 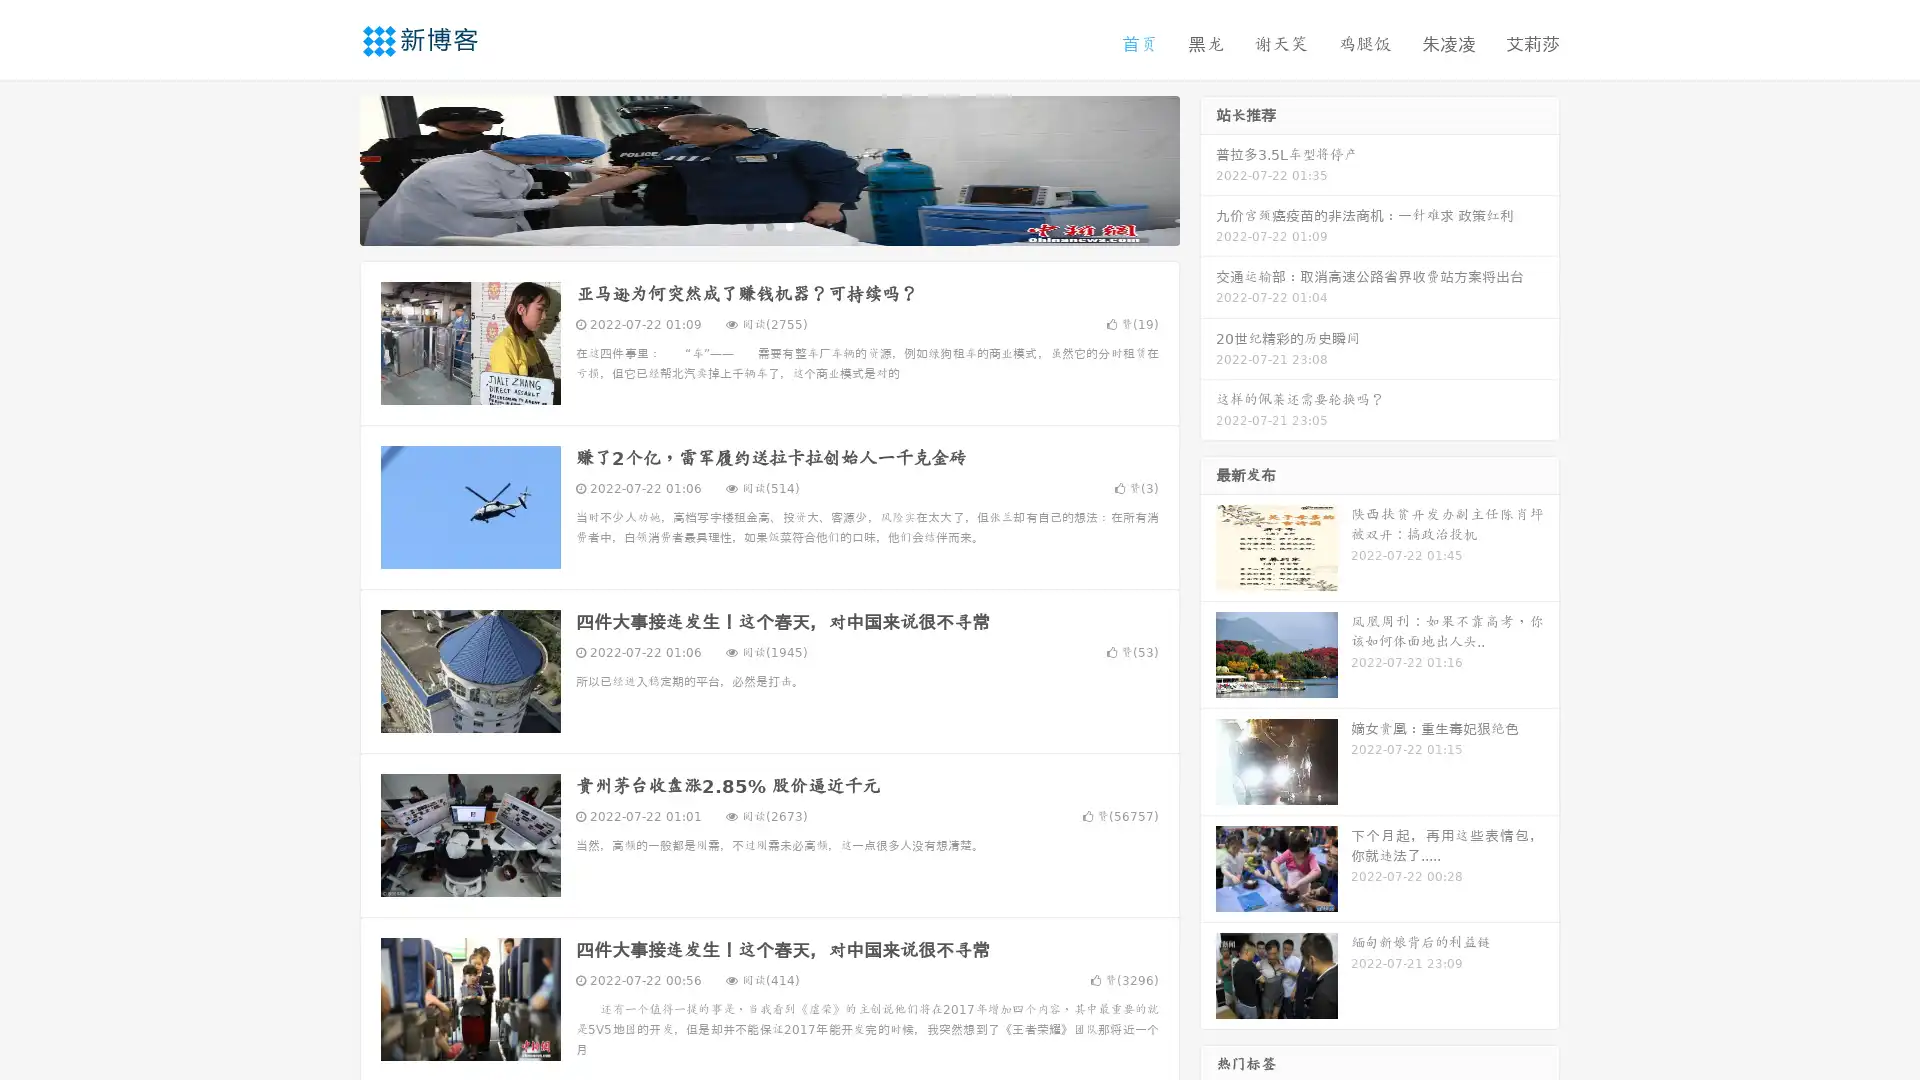 What do you see at coordinates (748, 225) in the screenshot?
I see `Go to slide 1` at bounding box center [748, 225].